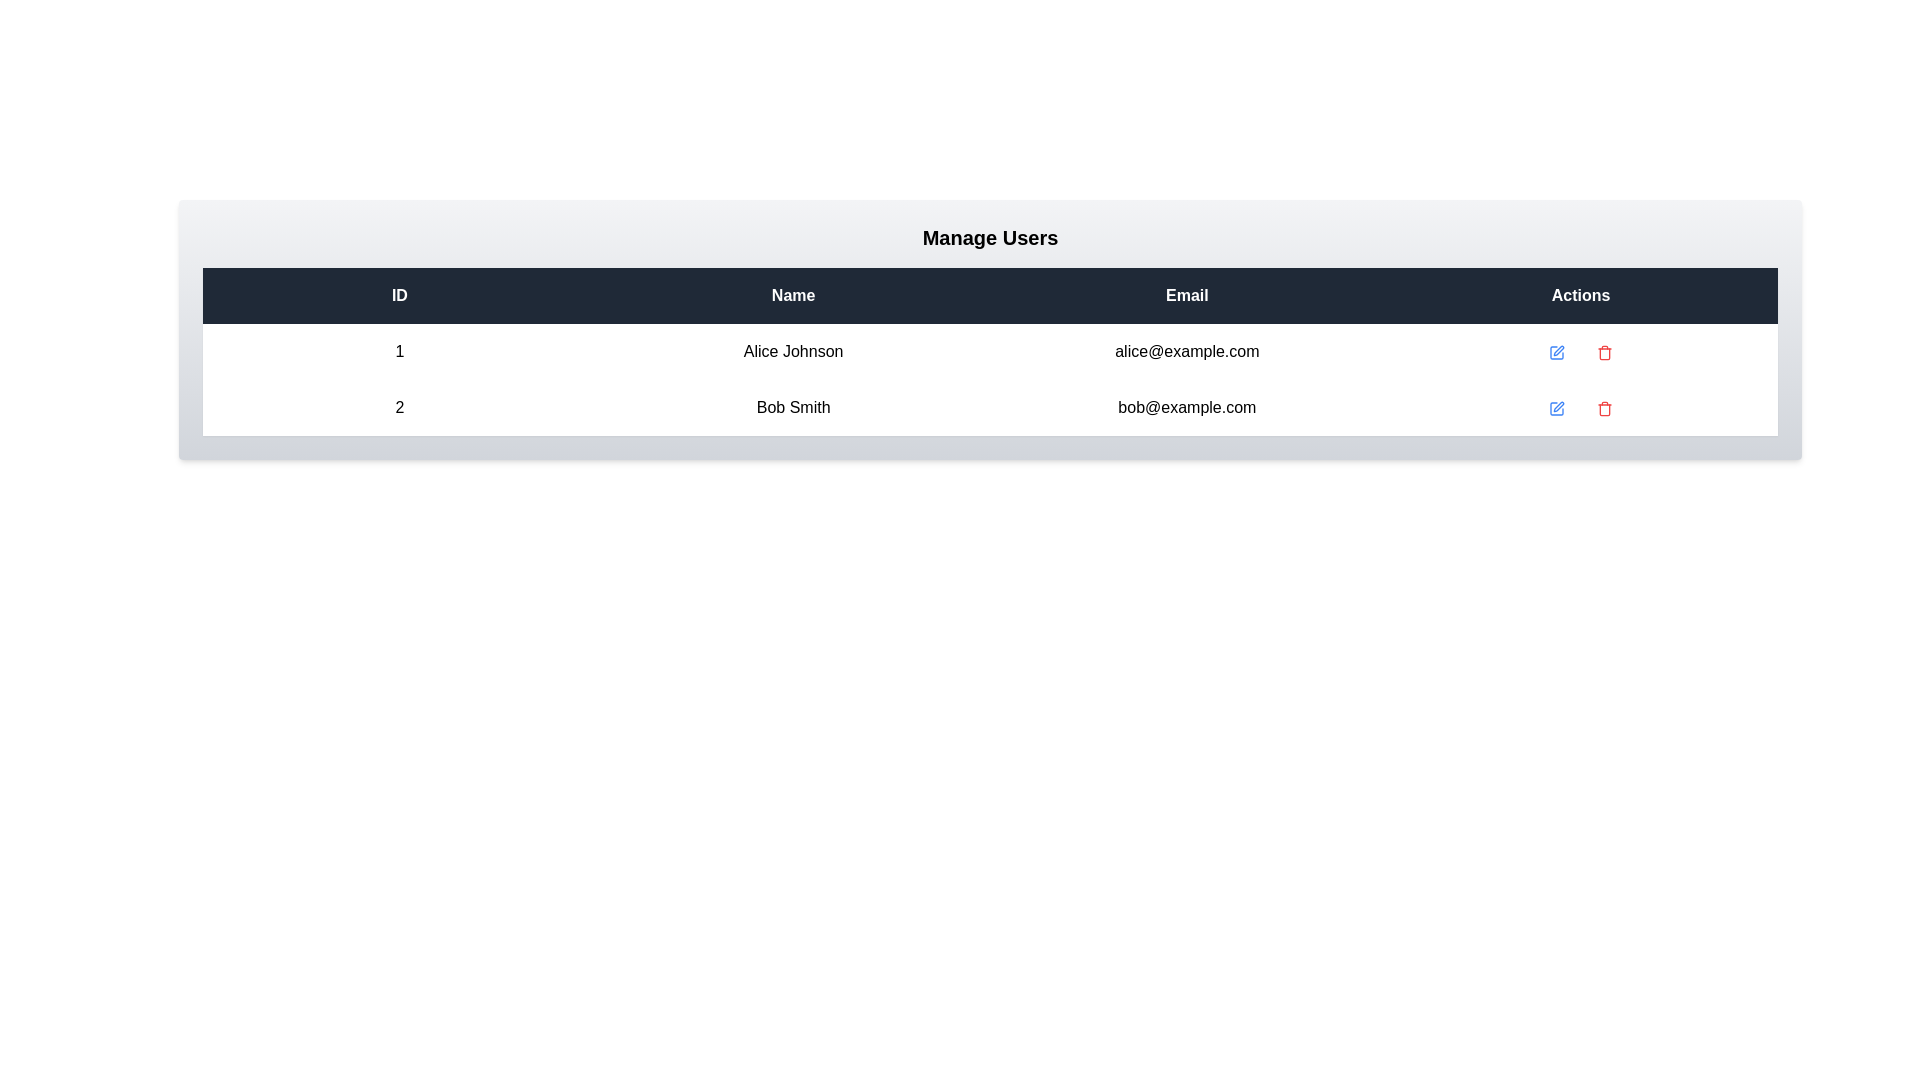  What do you see at coordinates (1556, 350) in the screenshot?
I see `the 'Edit' icon for the user with ID 1` at bounding box center [1556, 350].